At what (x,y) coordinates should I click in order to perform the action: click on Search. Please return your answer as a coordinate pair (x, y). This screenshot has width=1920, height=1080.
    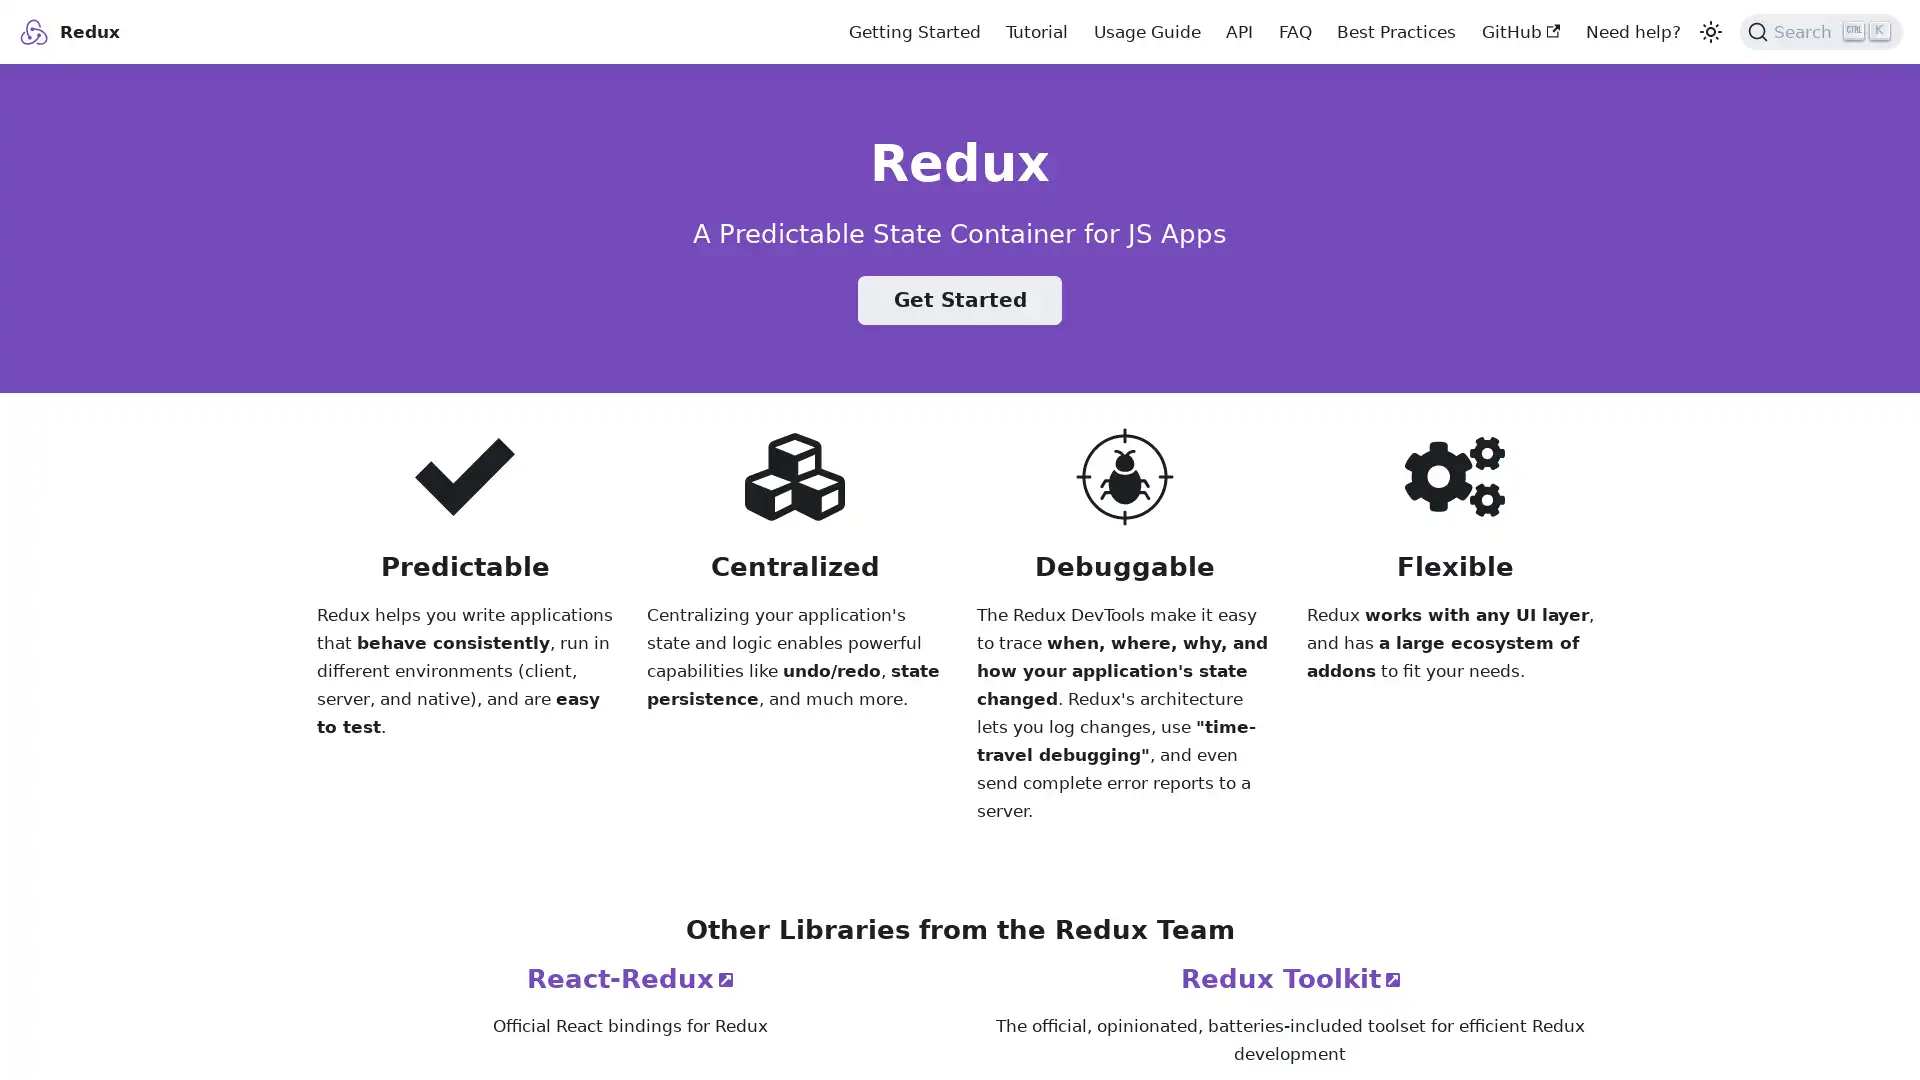
    Looking at the image, I should click on (1821, 30).